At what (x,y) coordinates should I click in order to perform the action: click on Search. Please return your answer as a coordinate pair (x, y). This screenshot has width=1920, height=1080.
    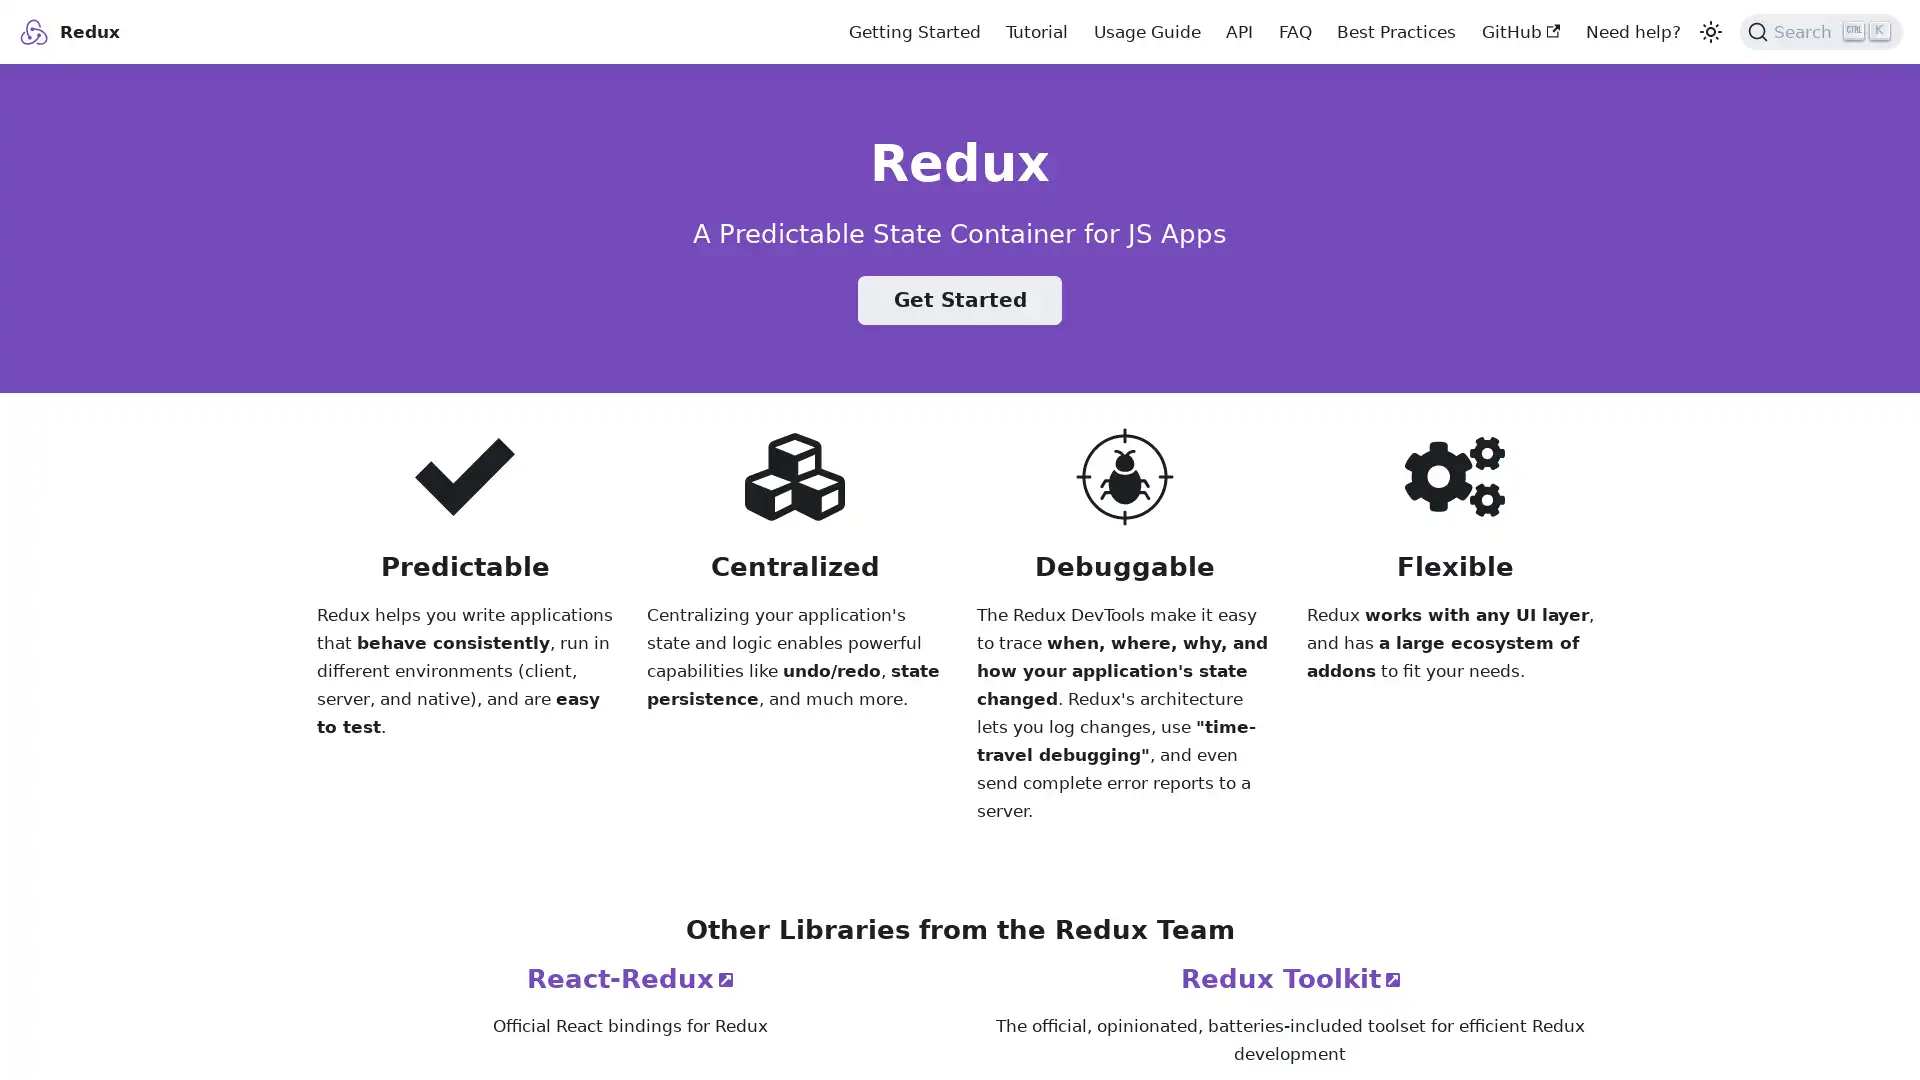
    Looking at the image, I should click on (1821, 30).